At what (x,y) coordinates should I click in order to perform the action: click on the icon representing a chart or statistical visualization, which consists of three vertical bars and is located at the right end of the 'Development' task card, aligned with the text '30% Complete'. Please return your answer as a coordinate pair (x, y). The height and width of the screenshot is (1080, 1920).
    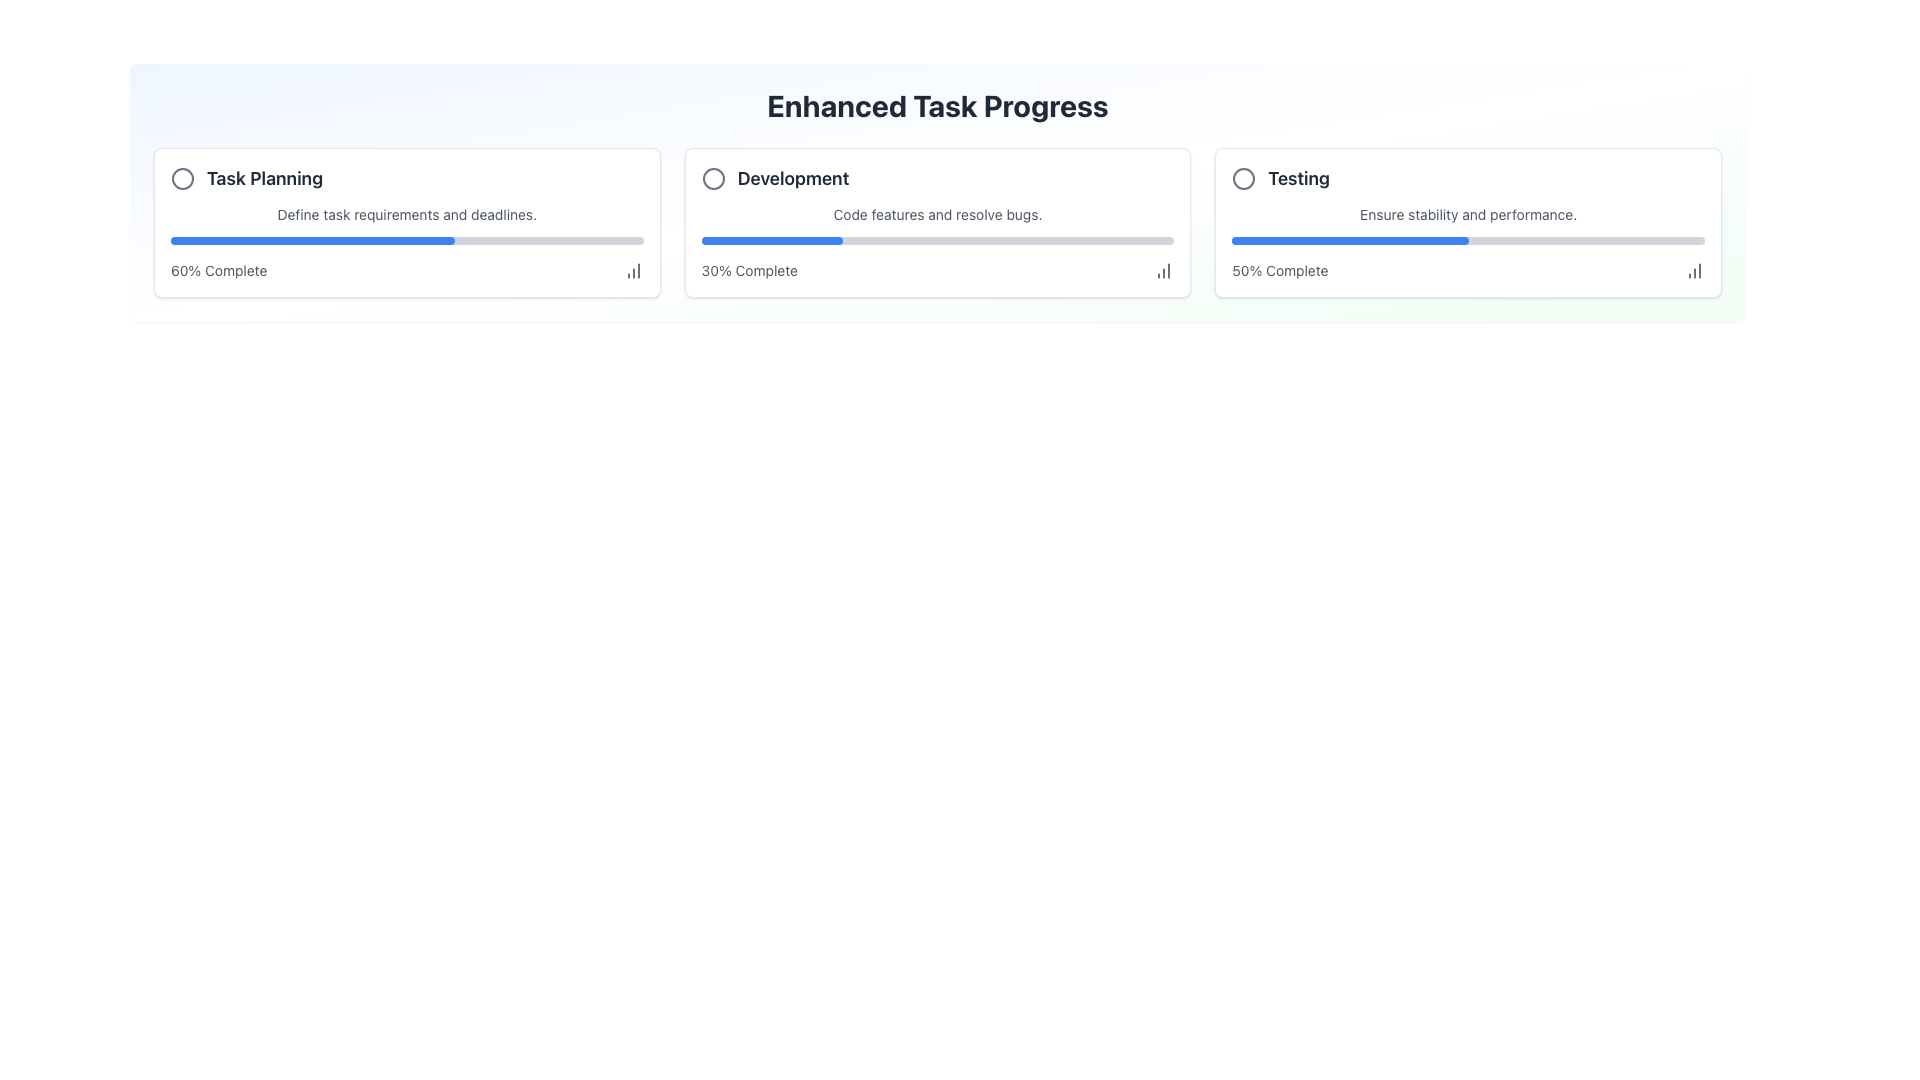
    Looking at the image, I should click on (1164, 270).